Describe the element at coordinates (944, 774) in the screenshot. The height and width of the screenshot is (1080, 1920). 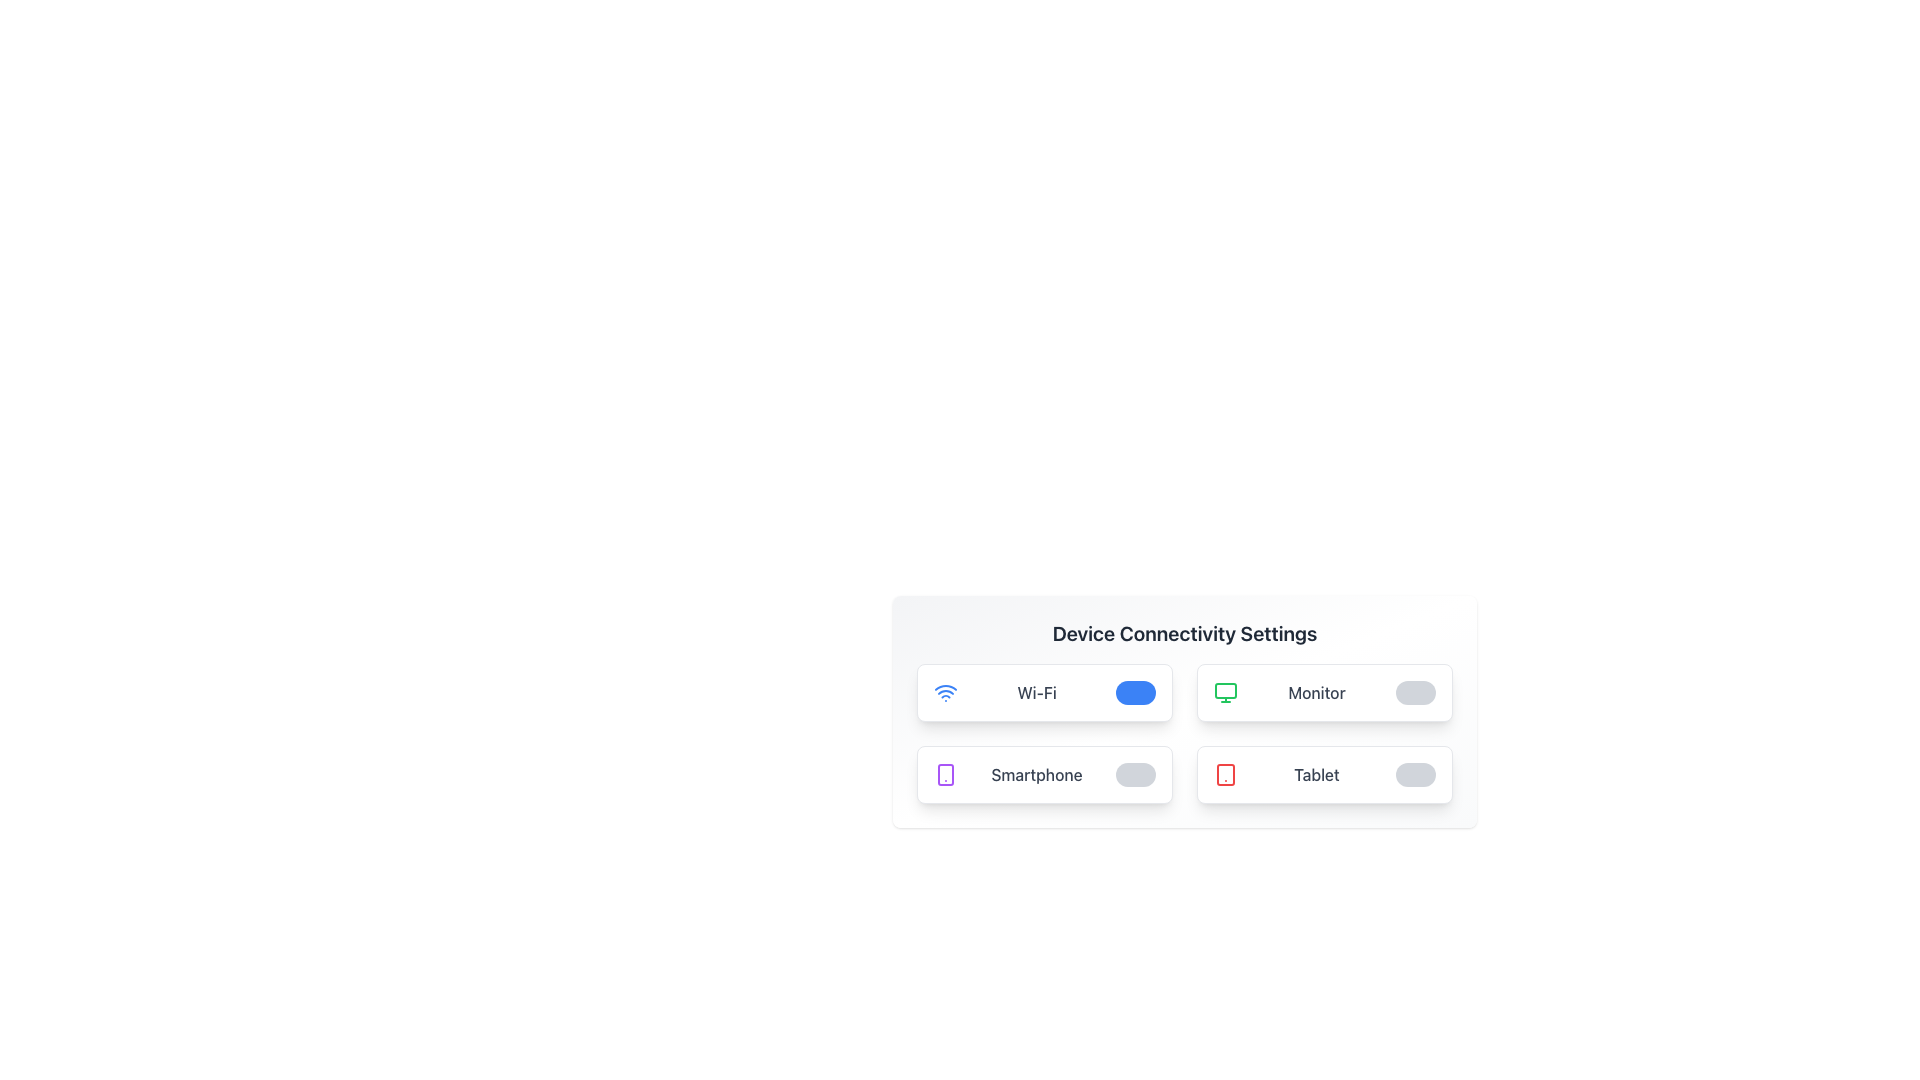
I see `the smartphone icon located in the lower-left section of the settings card, which is the first item in the row labeled 'Smartphone'` at that location.